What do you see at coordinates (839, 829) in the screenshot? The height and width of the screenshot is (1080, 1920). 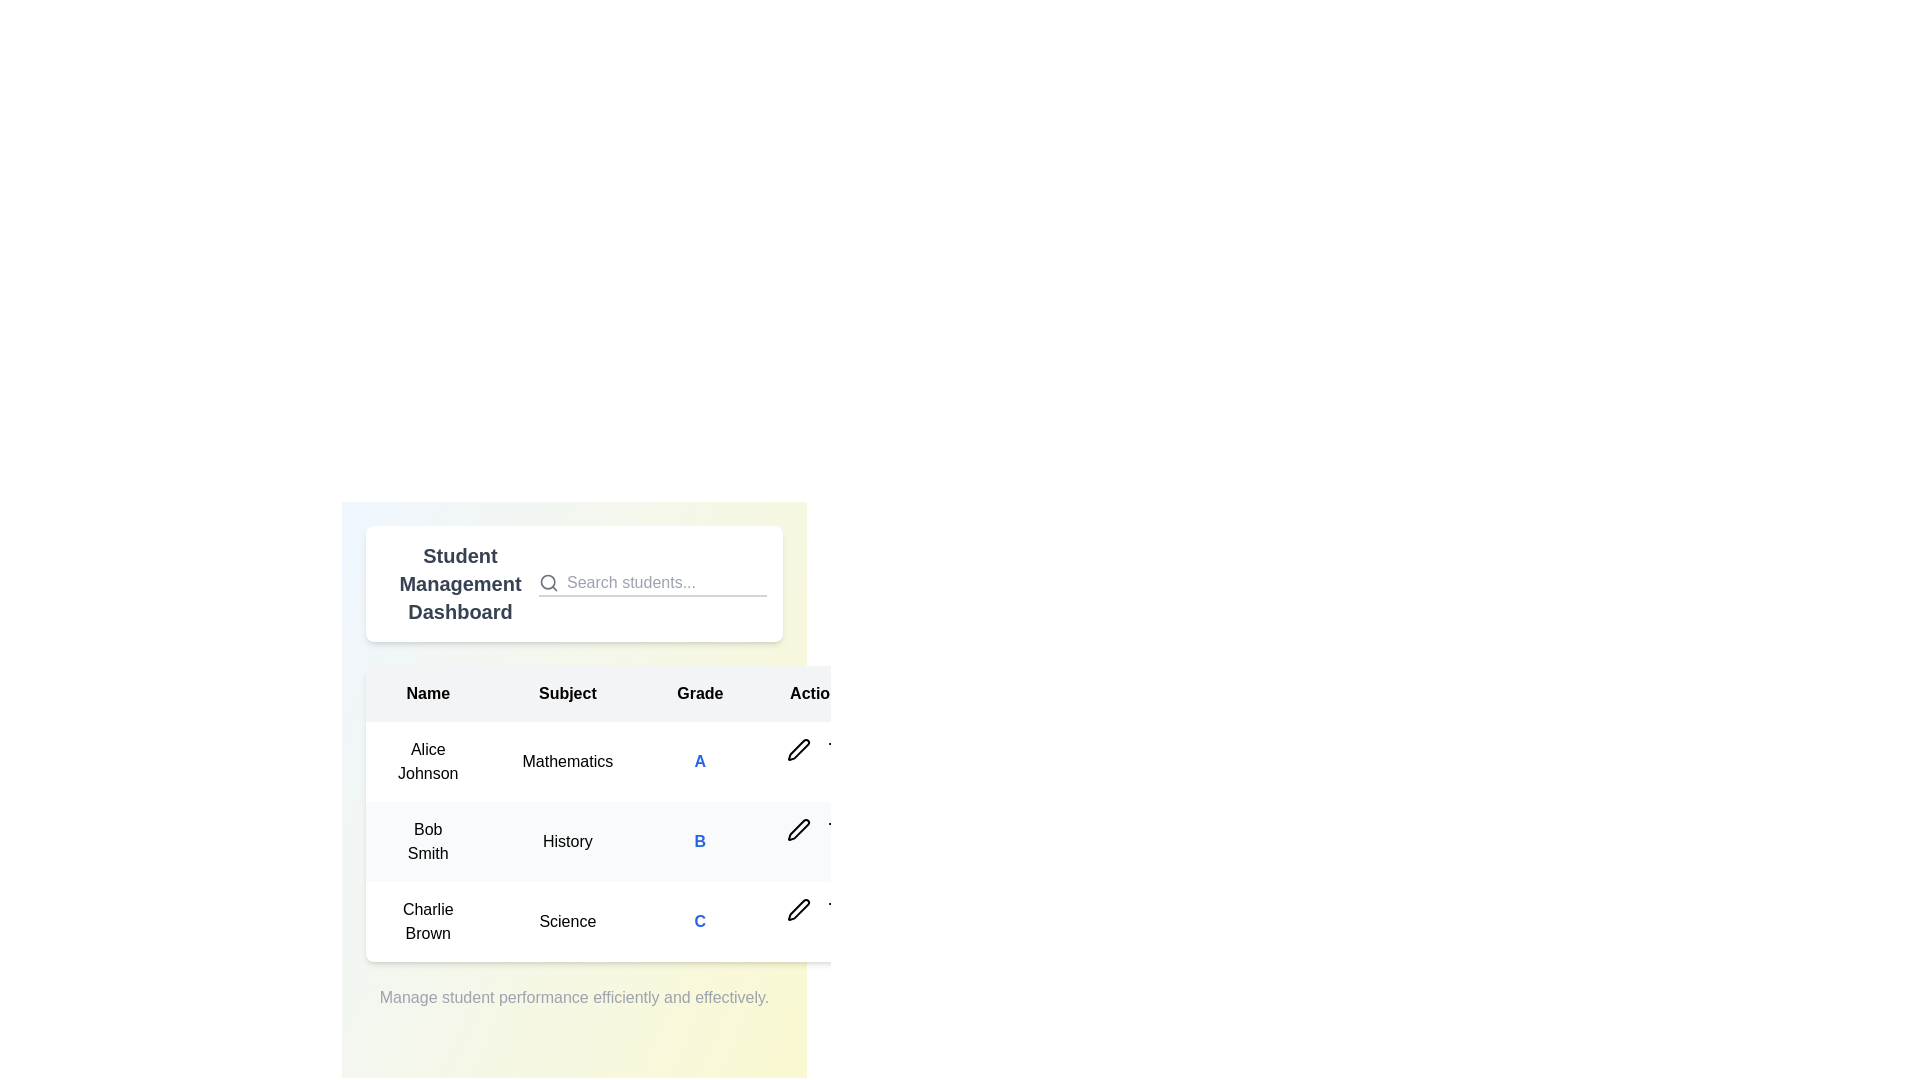 I see `the delete button in the action column of the second row corresponding to 'Bob Smith' in the data table` at bounding box center [839, 829].